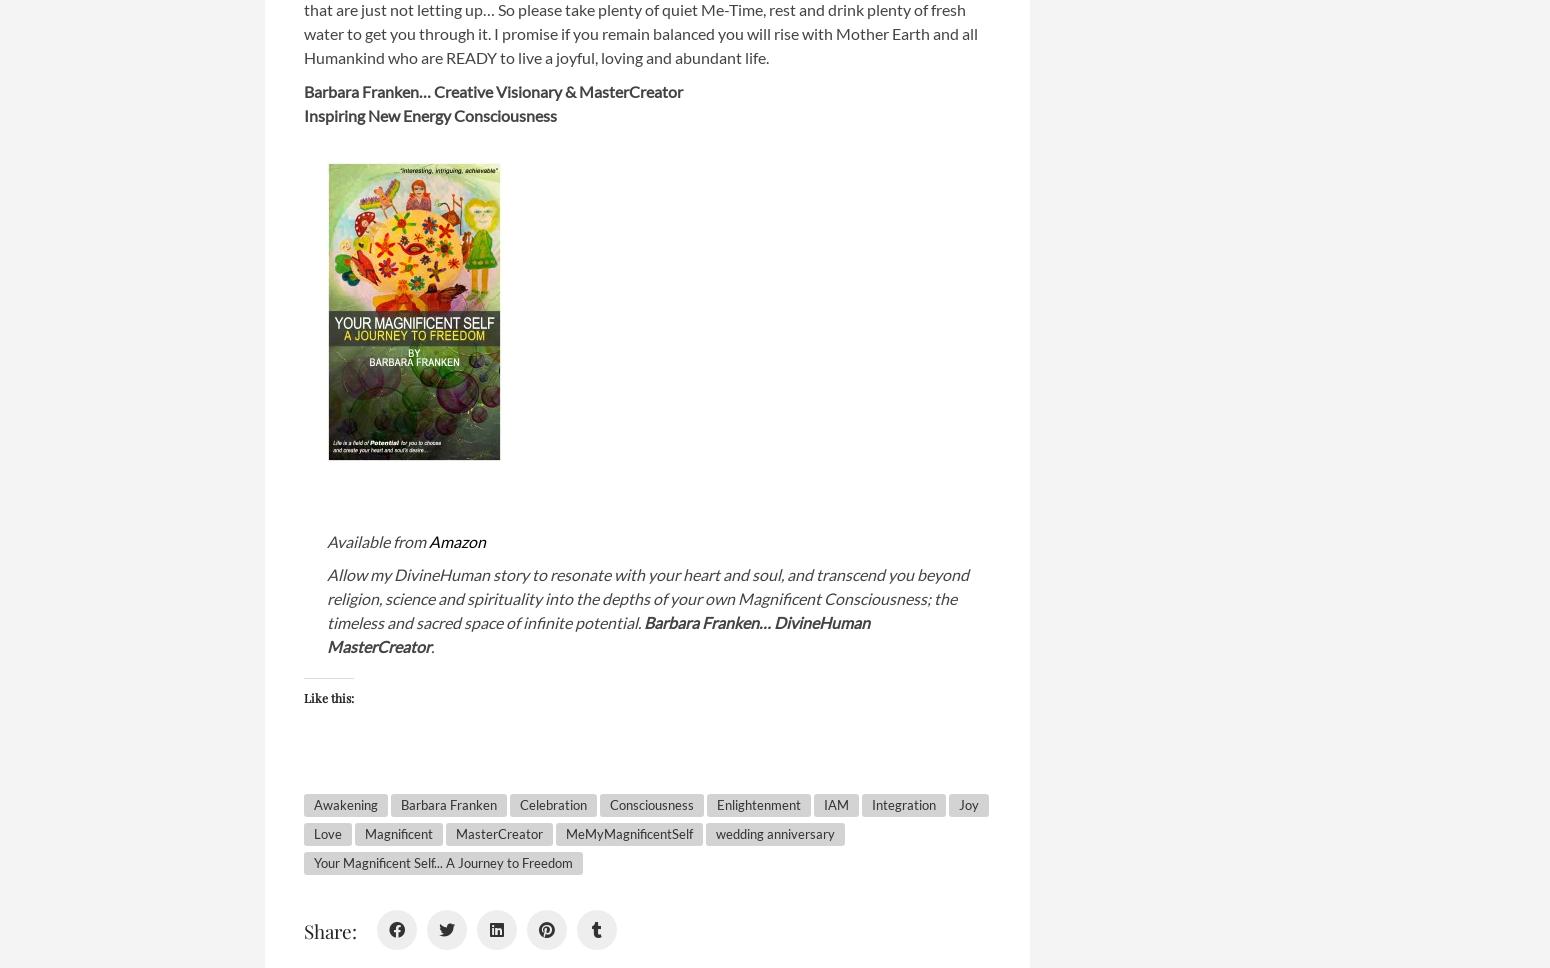 This screenshot has width=1550, height=968. Describe the element at coordinates (647, 598) in the screenshot. I see `'Allow my DivineHuman story to resonate with your heart and soul, and transcend you beyond religion, science and spirituality into the depths of your own Magnificent Consciousness; the timeless and sacred space of infinite potential.'` at that location.